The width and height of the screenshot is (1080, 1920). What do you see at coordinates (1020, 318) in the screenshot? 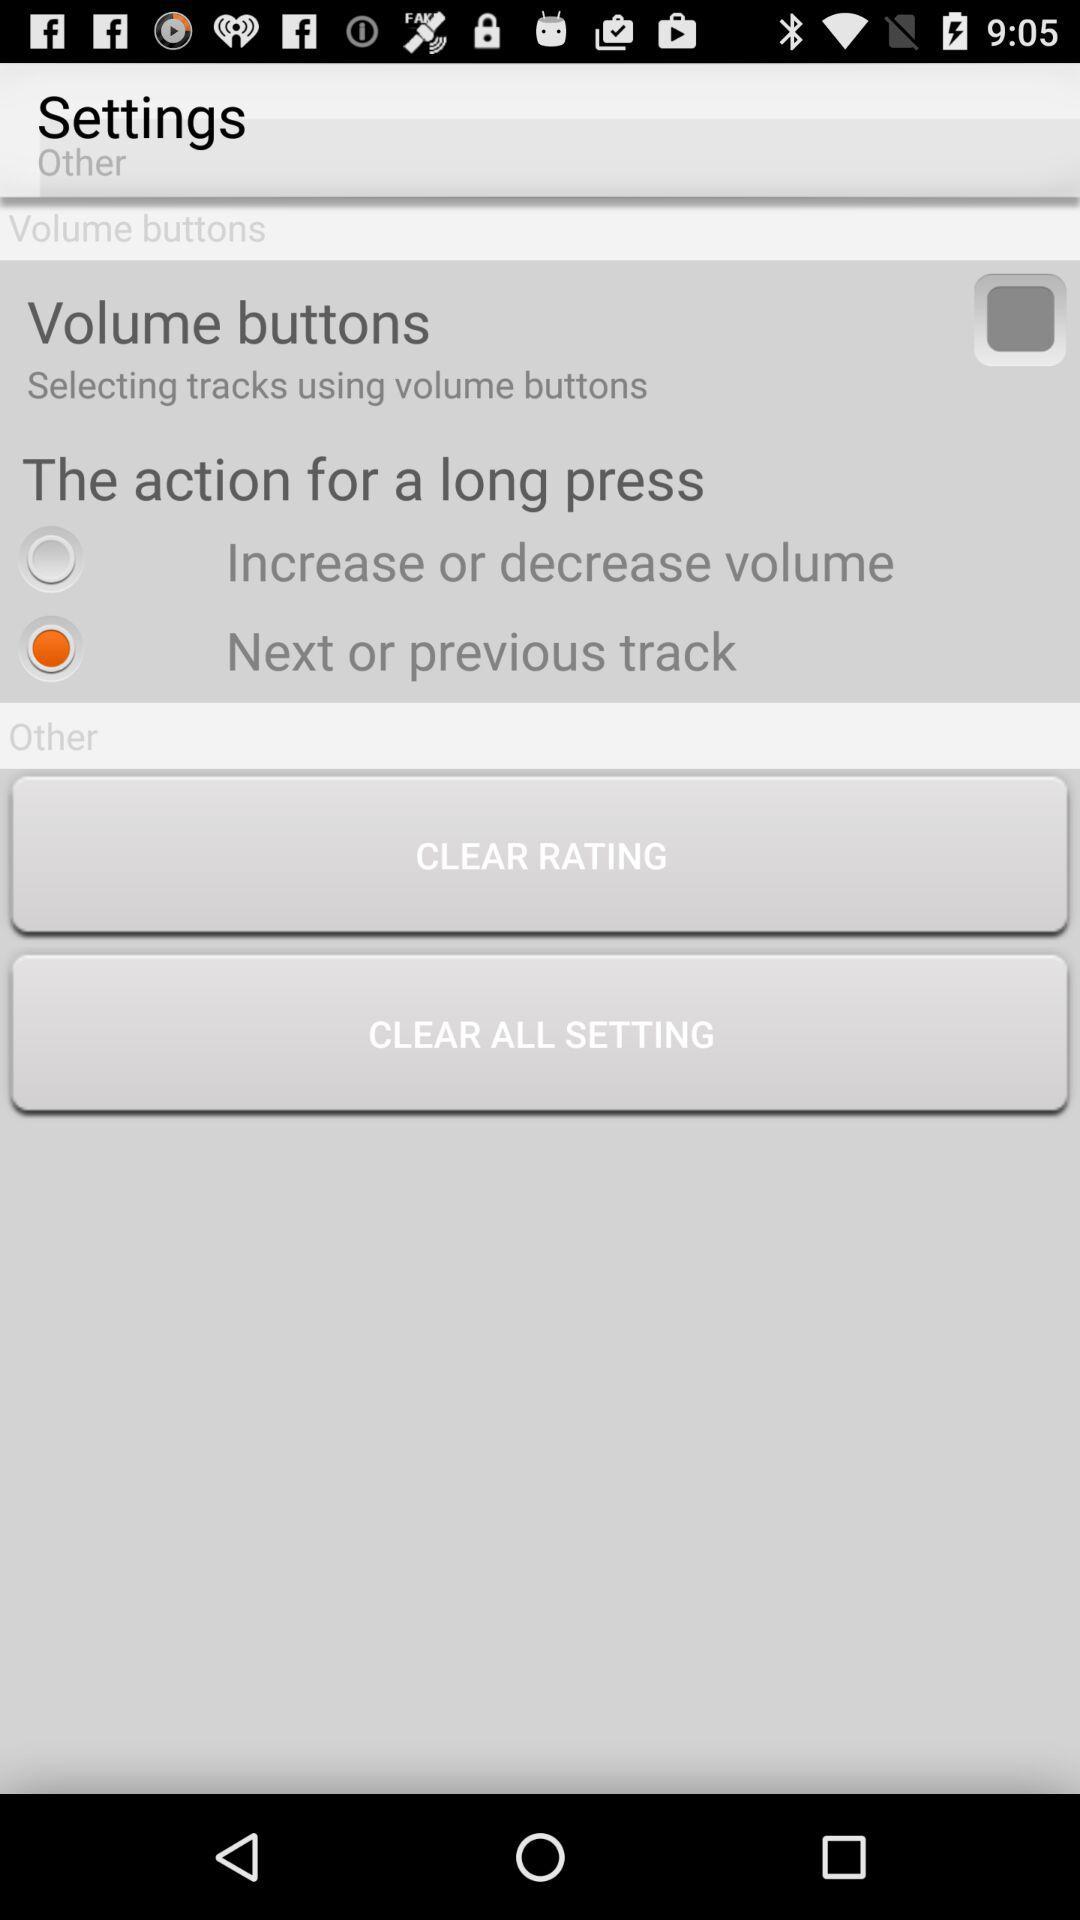
I see `the icon to the right of volume buttons` at bounding box center [1020, 318].